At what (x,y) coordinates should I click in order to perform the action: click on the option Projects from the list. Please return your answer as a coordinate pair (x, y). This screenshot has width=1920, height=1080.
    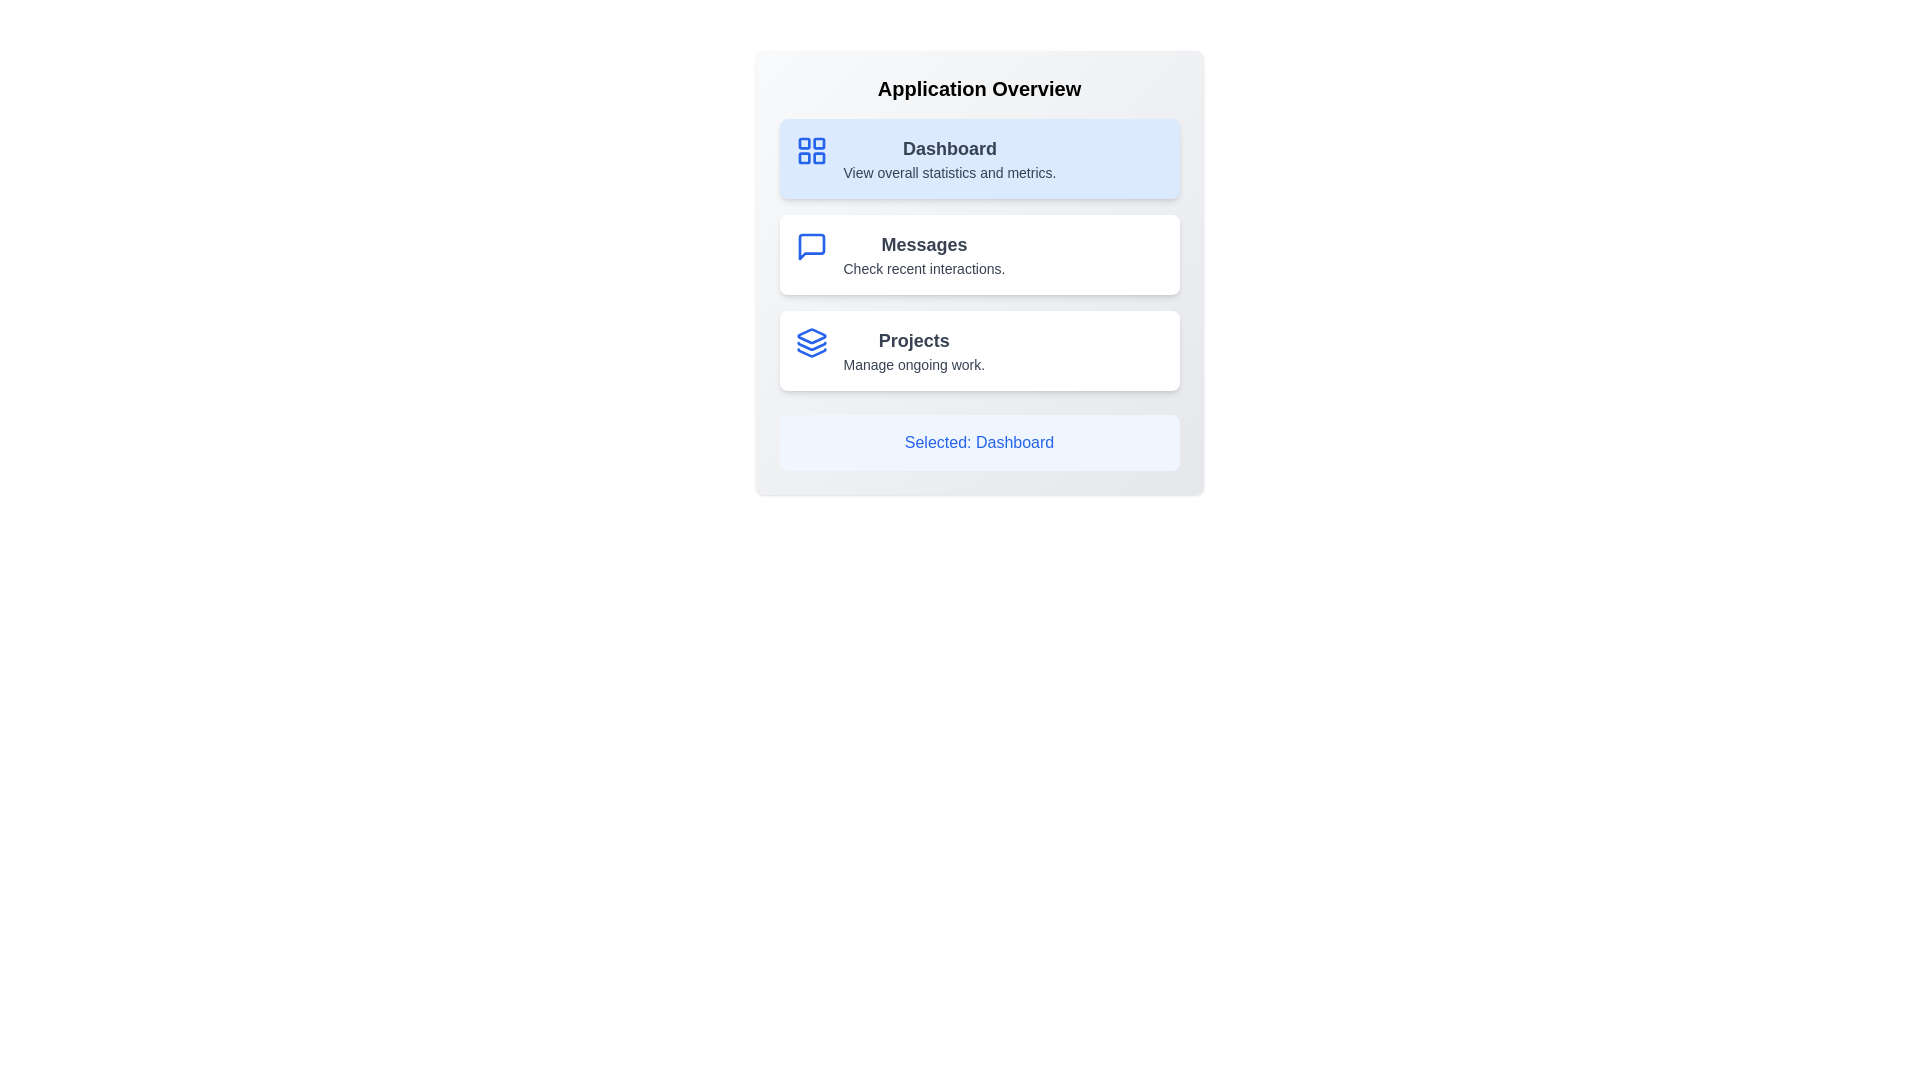
    Looking at the image, I should click on (979, 350).